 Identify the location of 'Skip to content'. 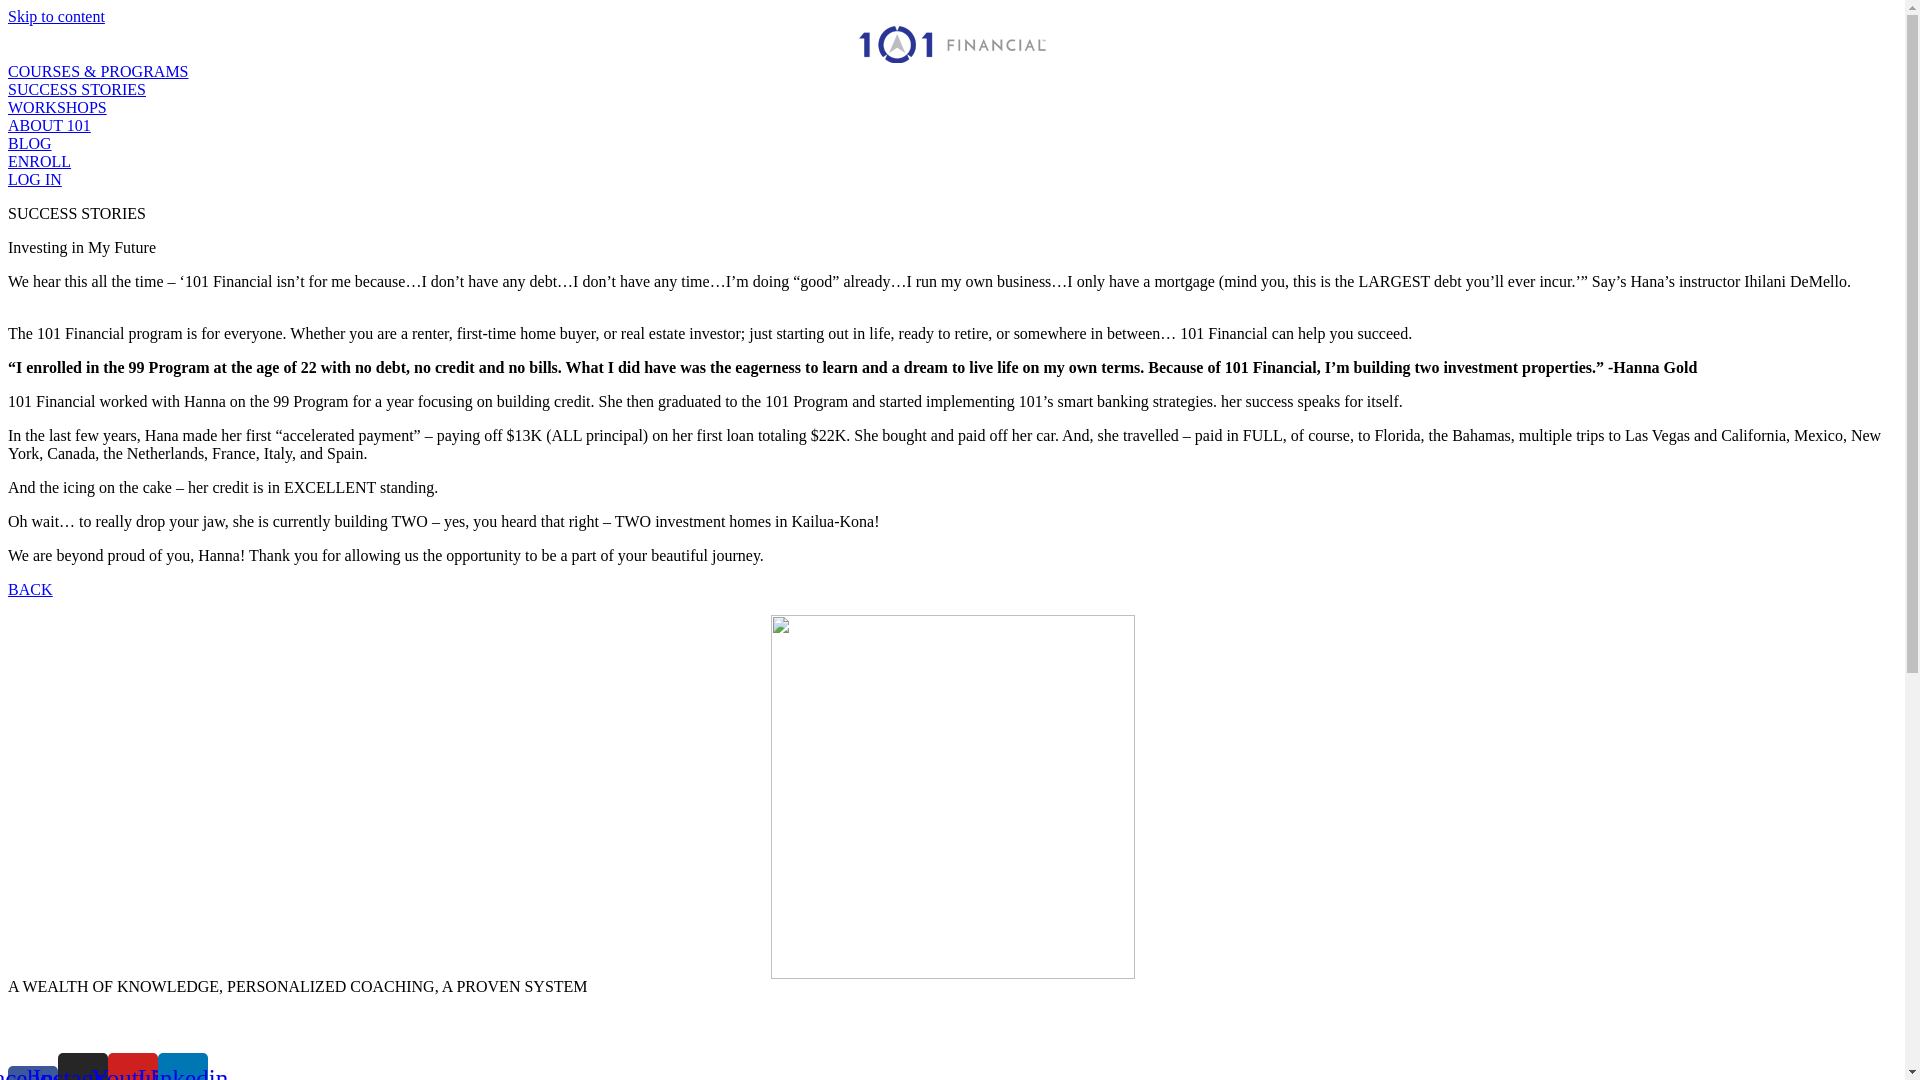
(56, 16).